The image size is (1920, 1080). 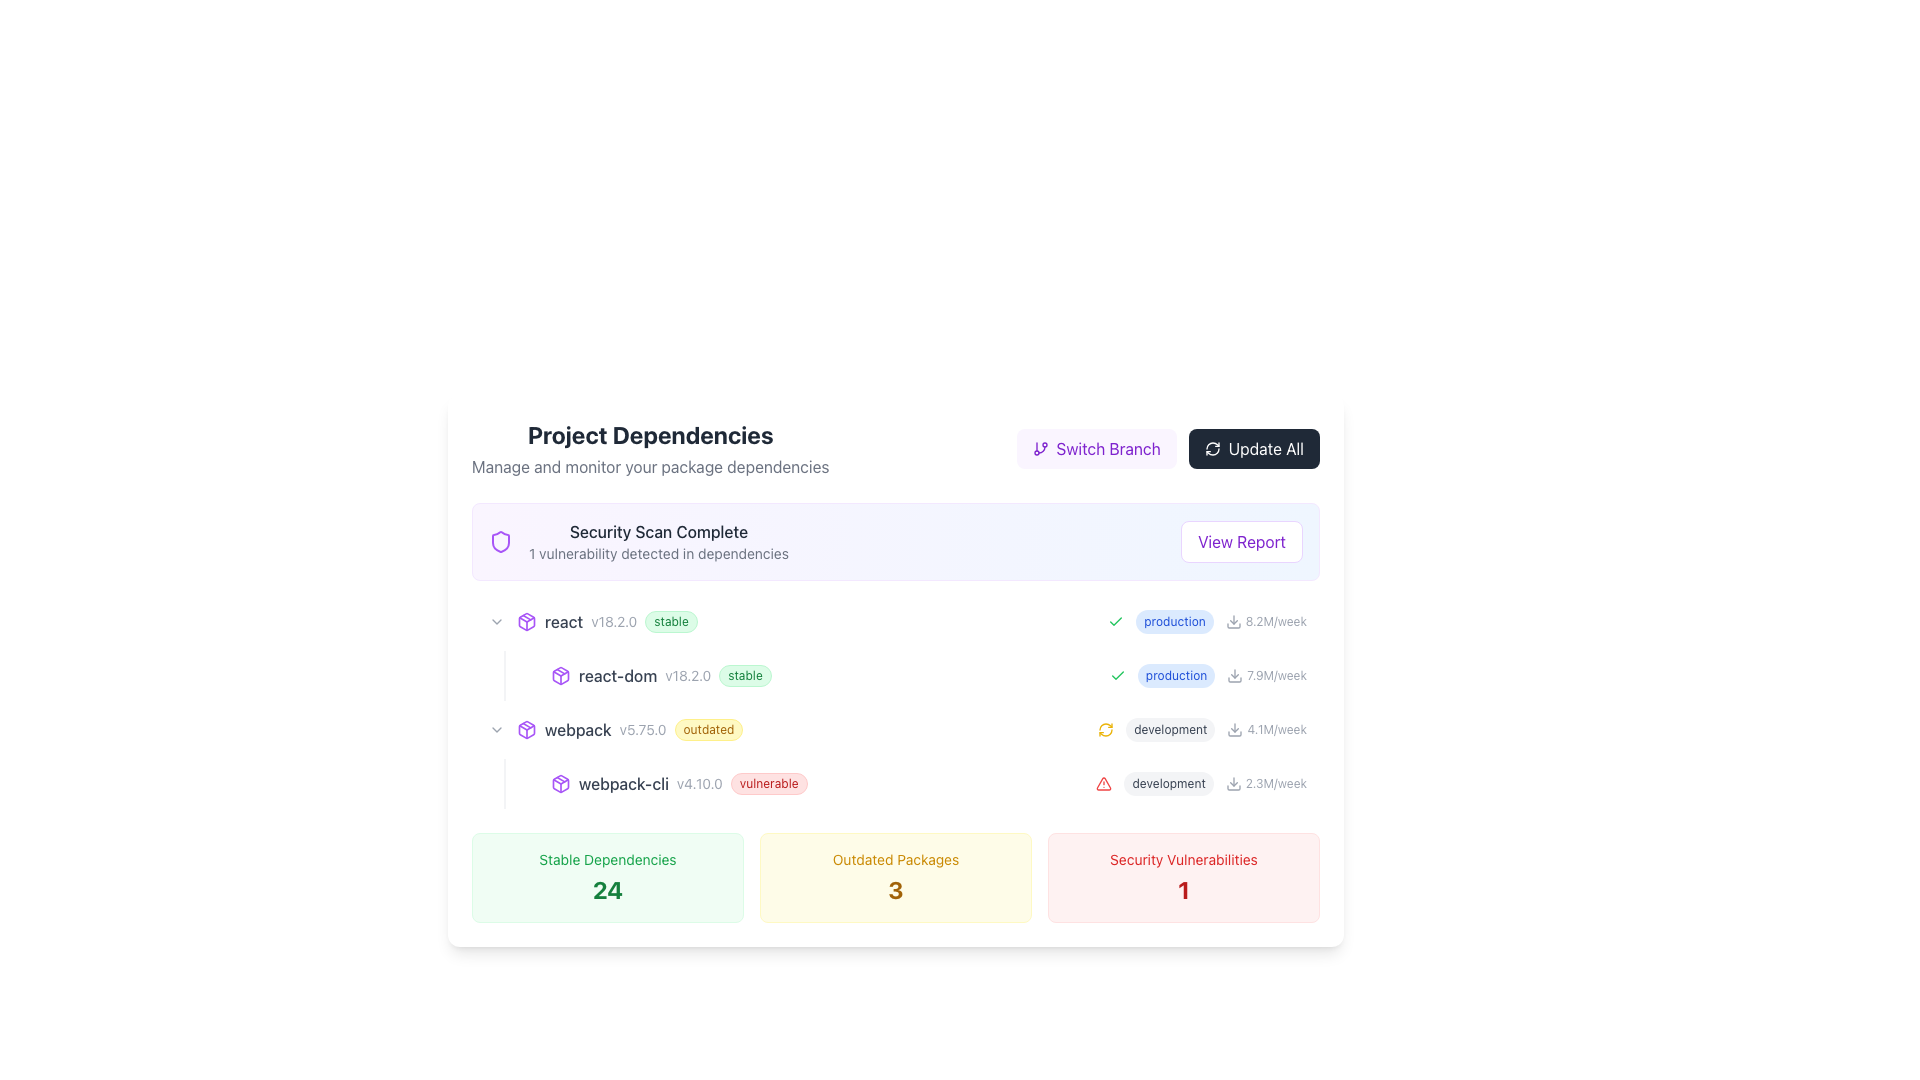 What do you see at coordinates (1201, 729) in the screenshot?
I see `the label containing the text 'development' with the rounded background and the icons on both sides, positioned in the fourth row's right side detail section after the 'webpack' header` at bounding box center [1201, 729].